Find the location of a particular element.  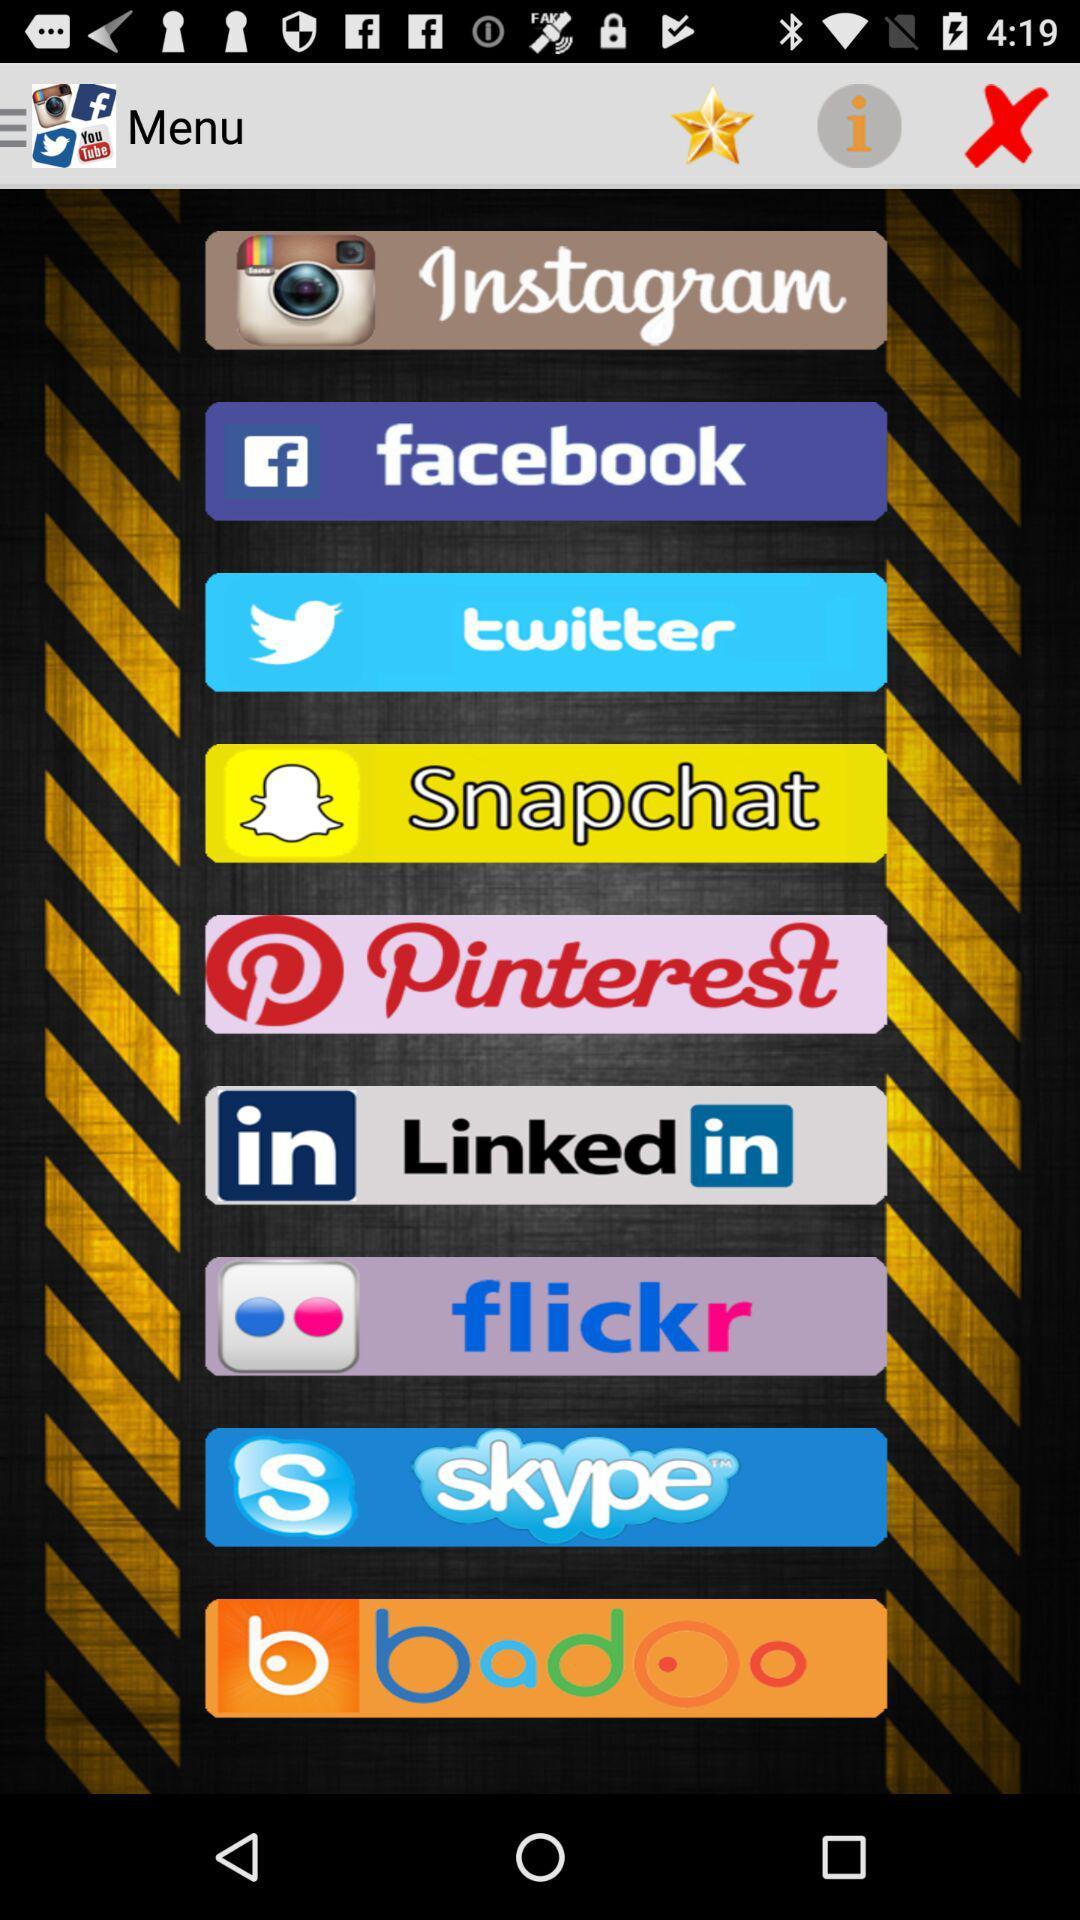

abrir funo twitter is located at coordinates (540, 637).